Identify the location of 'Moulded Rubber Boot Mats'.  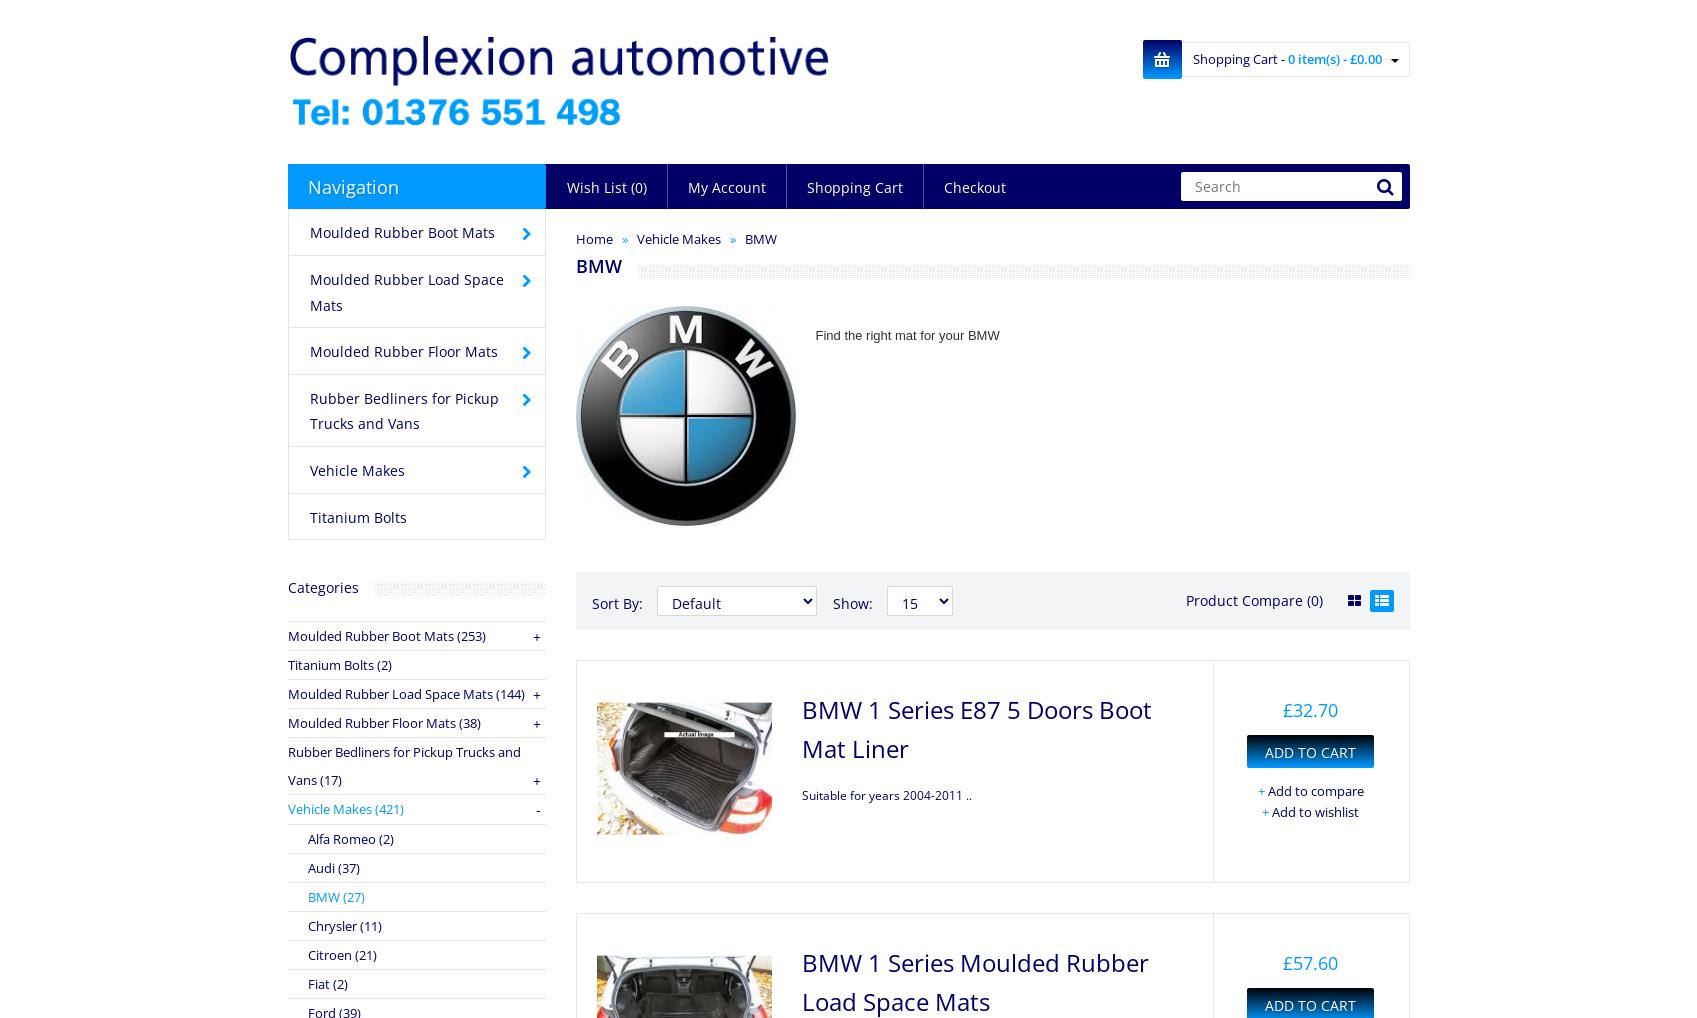
(400, 231).